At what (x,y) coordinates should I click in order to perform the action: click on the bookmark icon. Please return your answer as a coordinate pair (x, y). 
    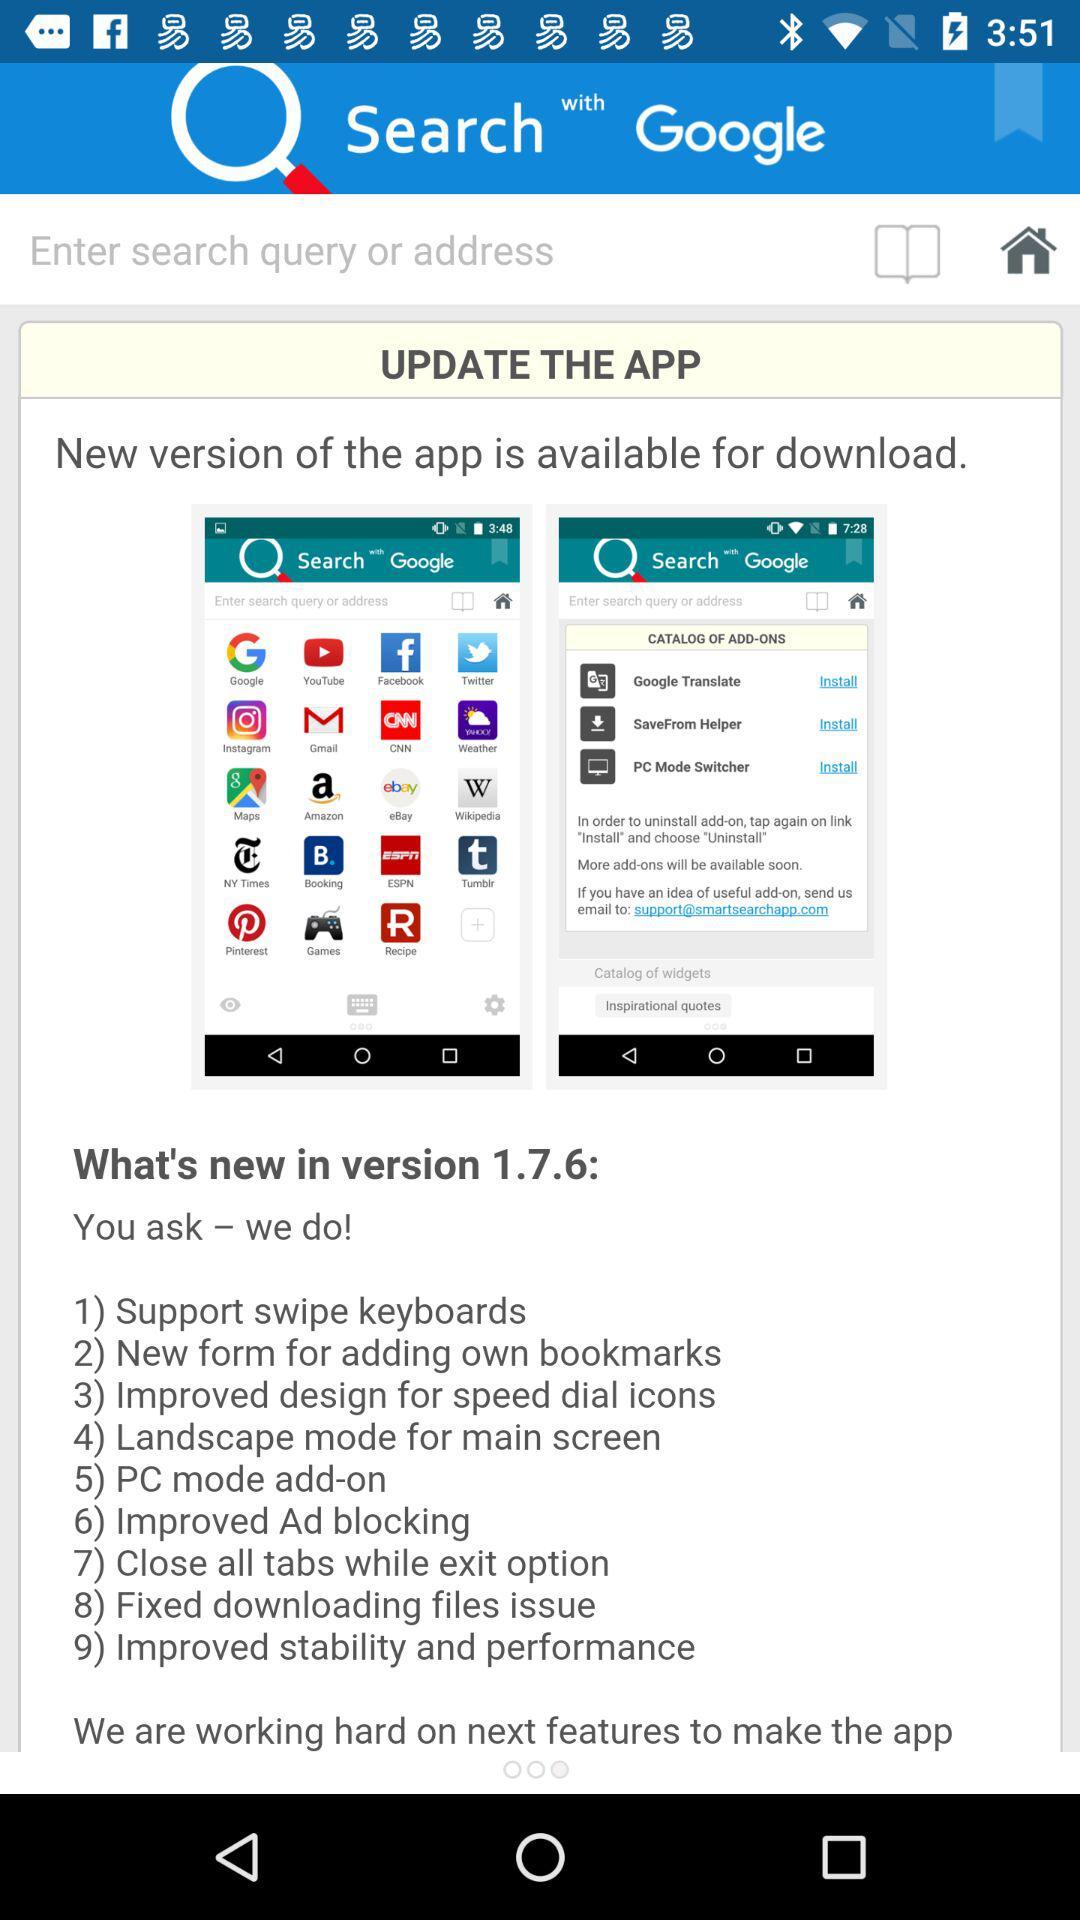
    Looking at the image, I should click on (1031, 127).